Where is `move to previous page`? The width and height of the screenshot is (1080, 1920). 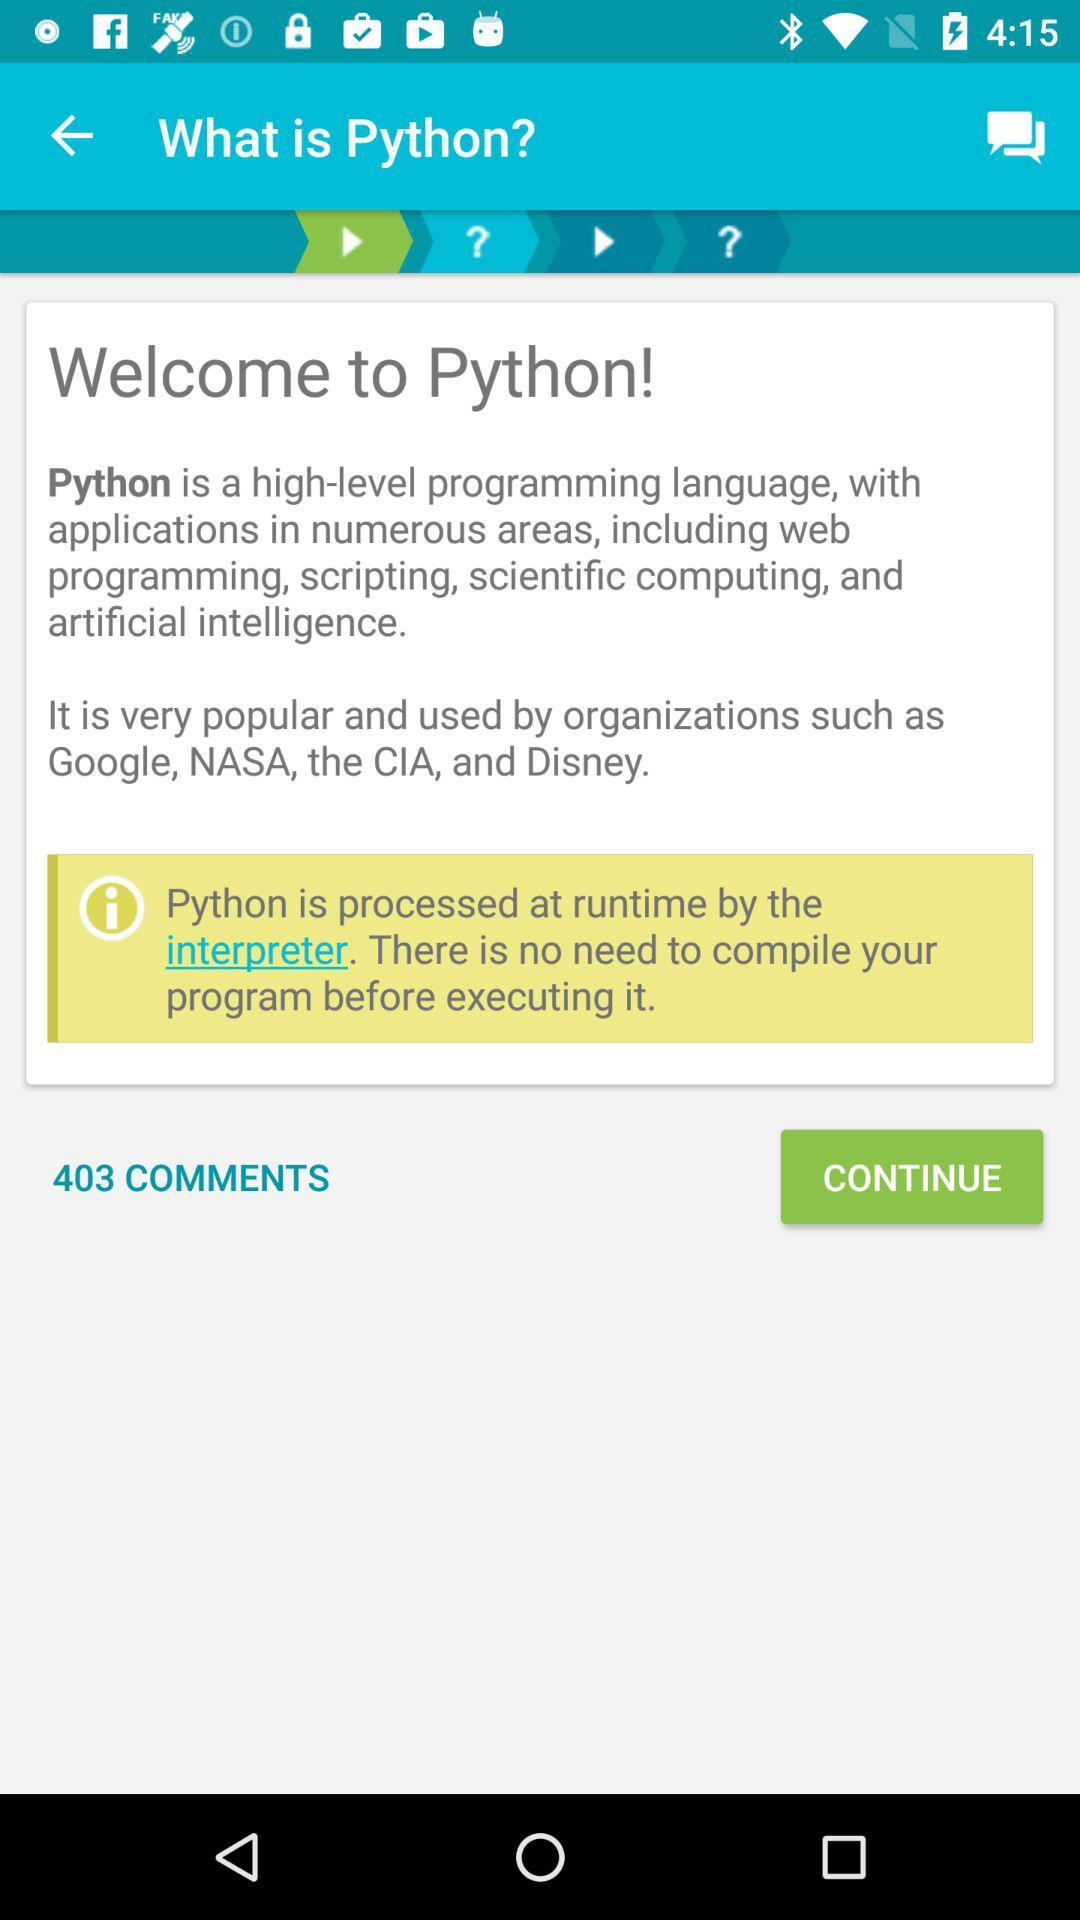
move to previous page is located at coordinates (350, 240).